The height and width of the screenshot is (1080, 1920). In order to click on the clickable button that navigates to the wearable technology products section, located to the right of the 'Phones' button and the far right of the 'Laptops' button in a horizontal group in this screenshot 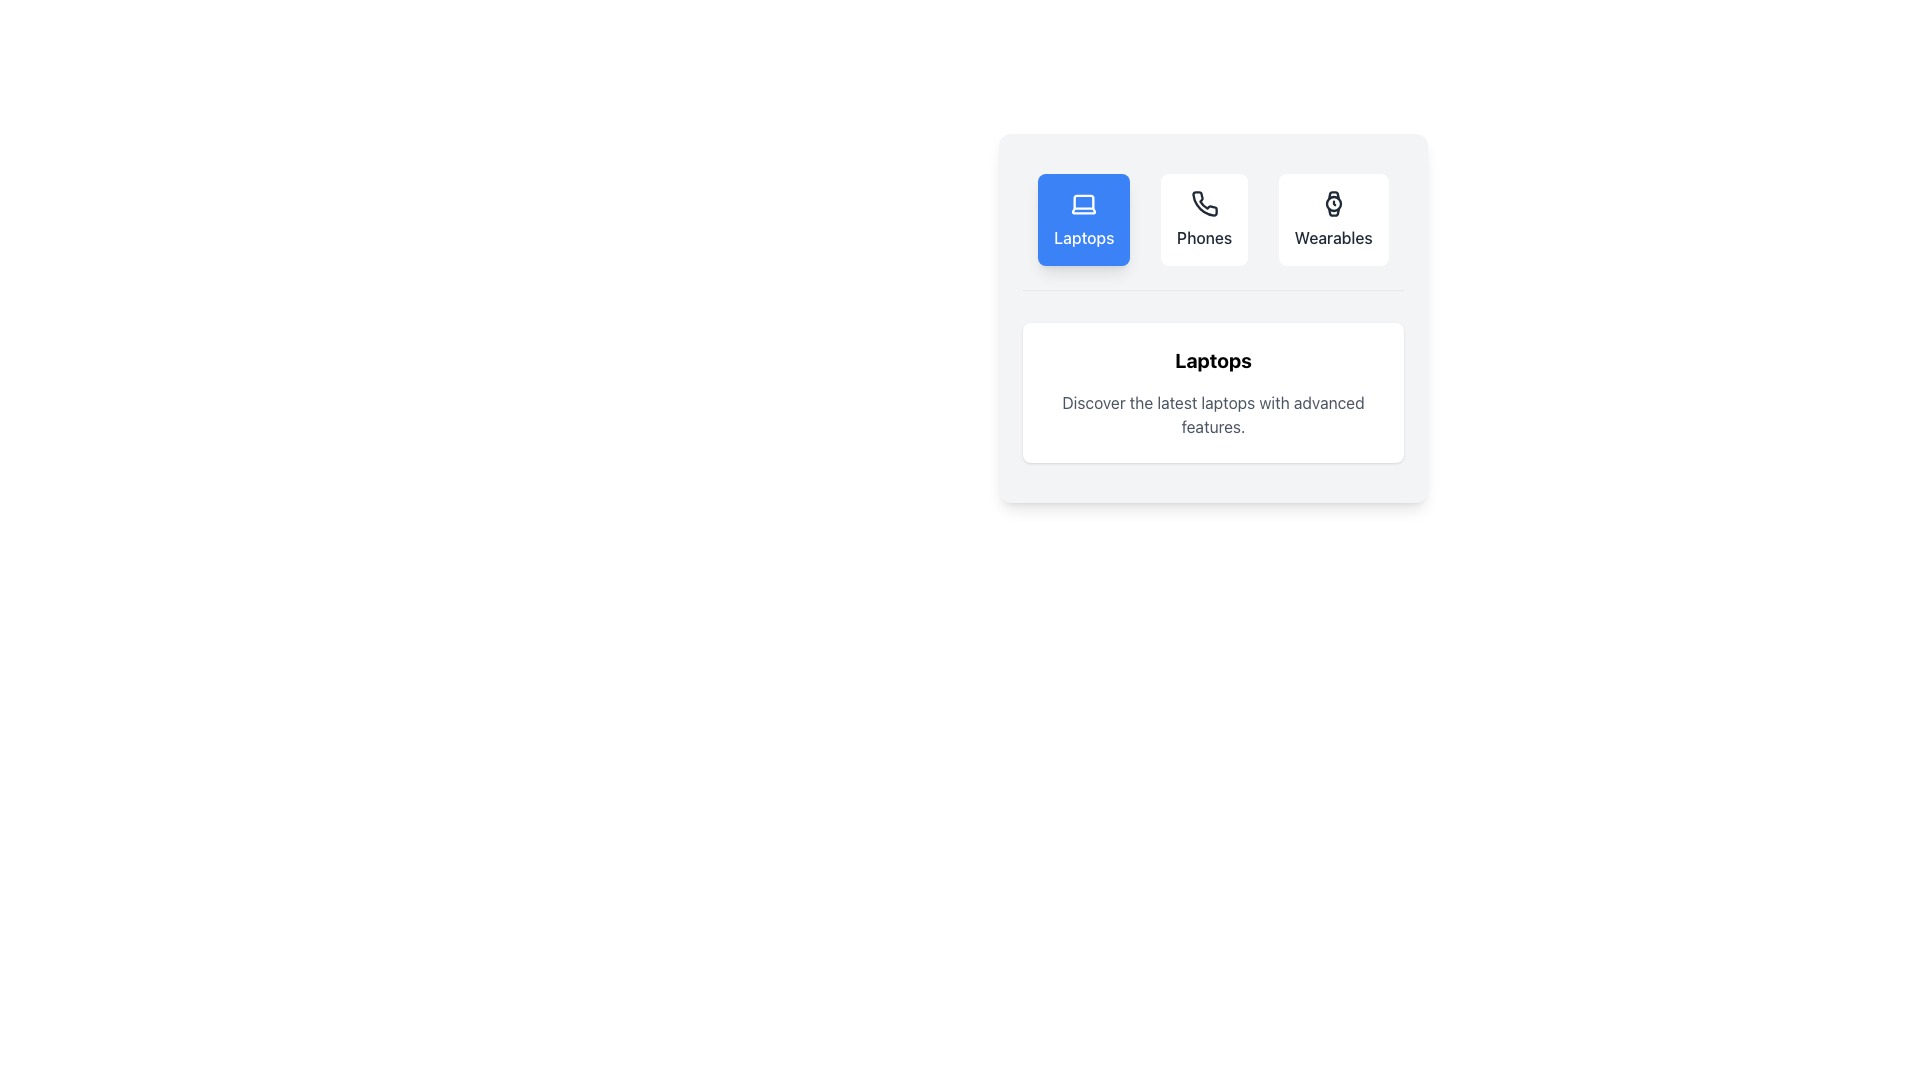, I will do `click(1333, 219)`.